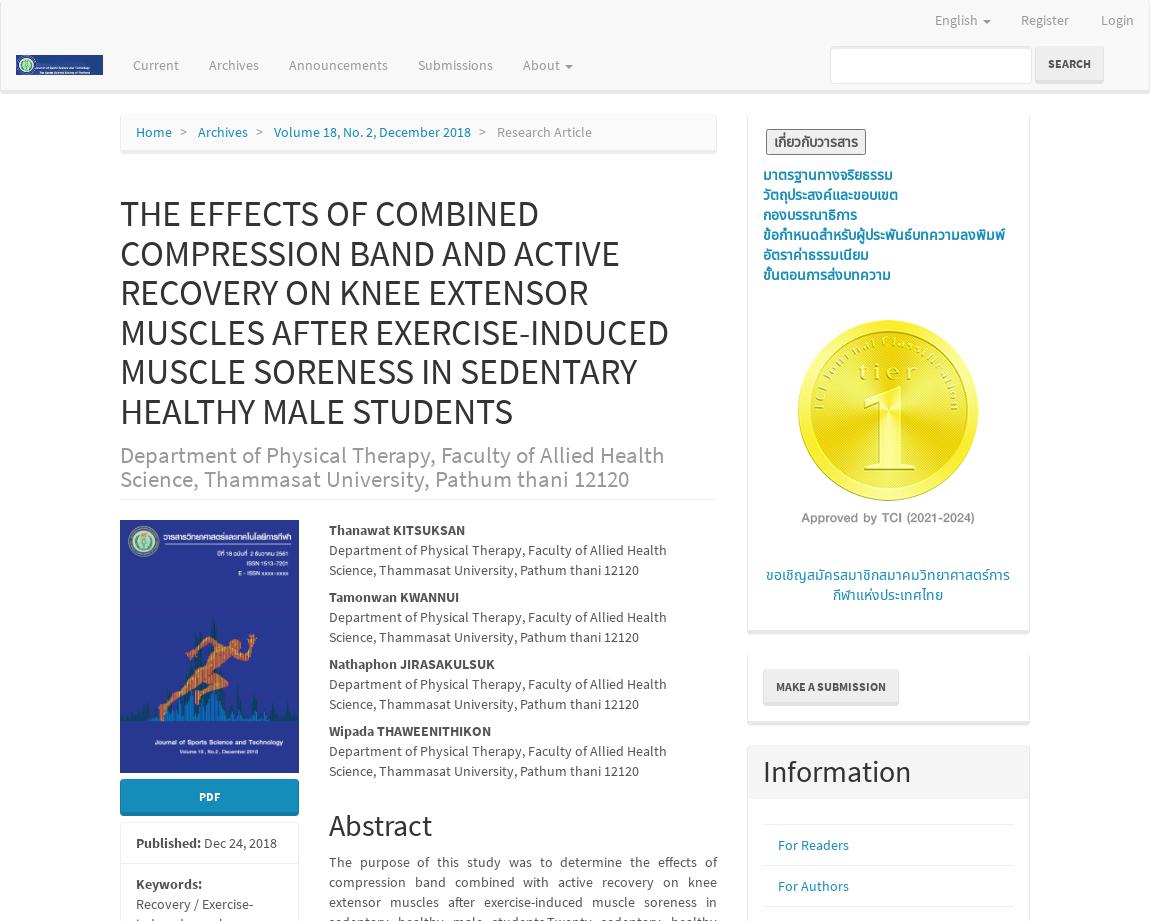 The width and height of the screenshot is (1150, 921). I want to click on 'Submissions', so click(454, 65).